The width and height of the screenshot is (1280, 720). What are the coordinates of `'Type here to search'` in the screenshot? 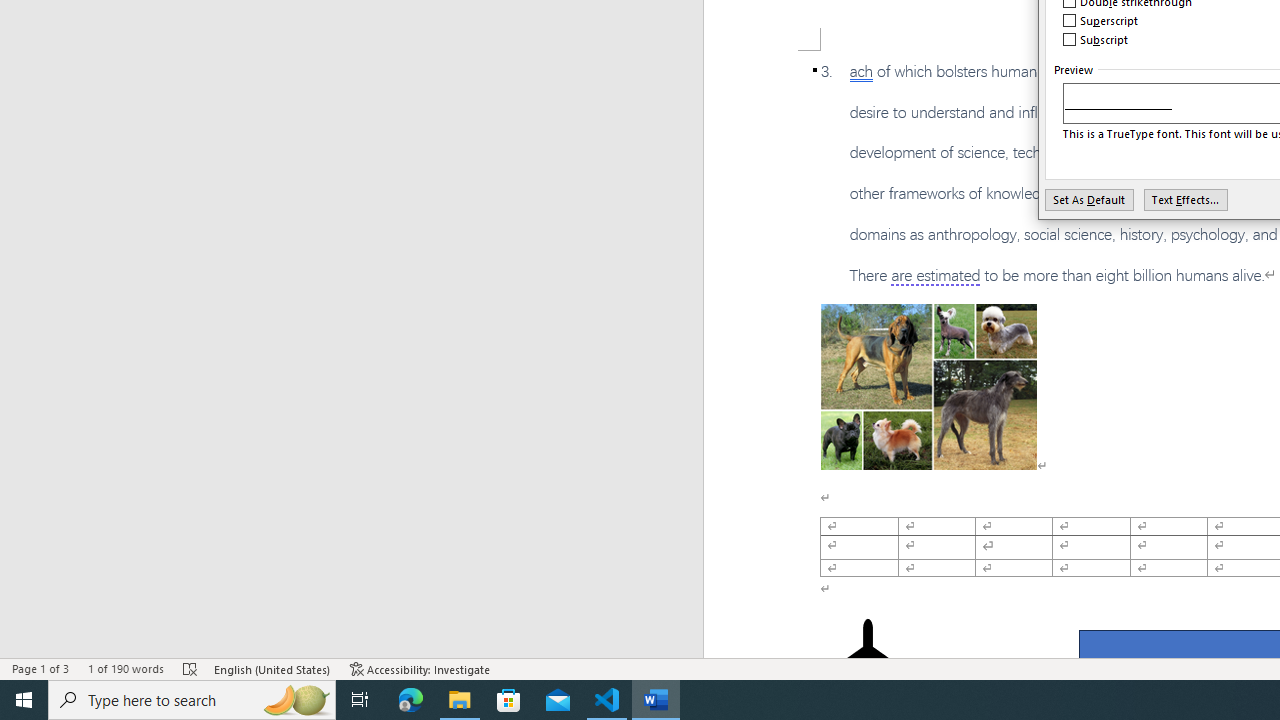 It's located at (192, 698).